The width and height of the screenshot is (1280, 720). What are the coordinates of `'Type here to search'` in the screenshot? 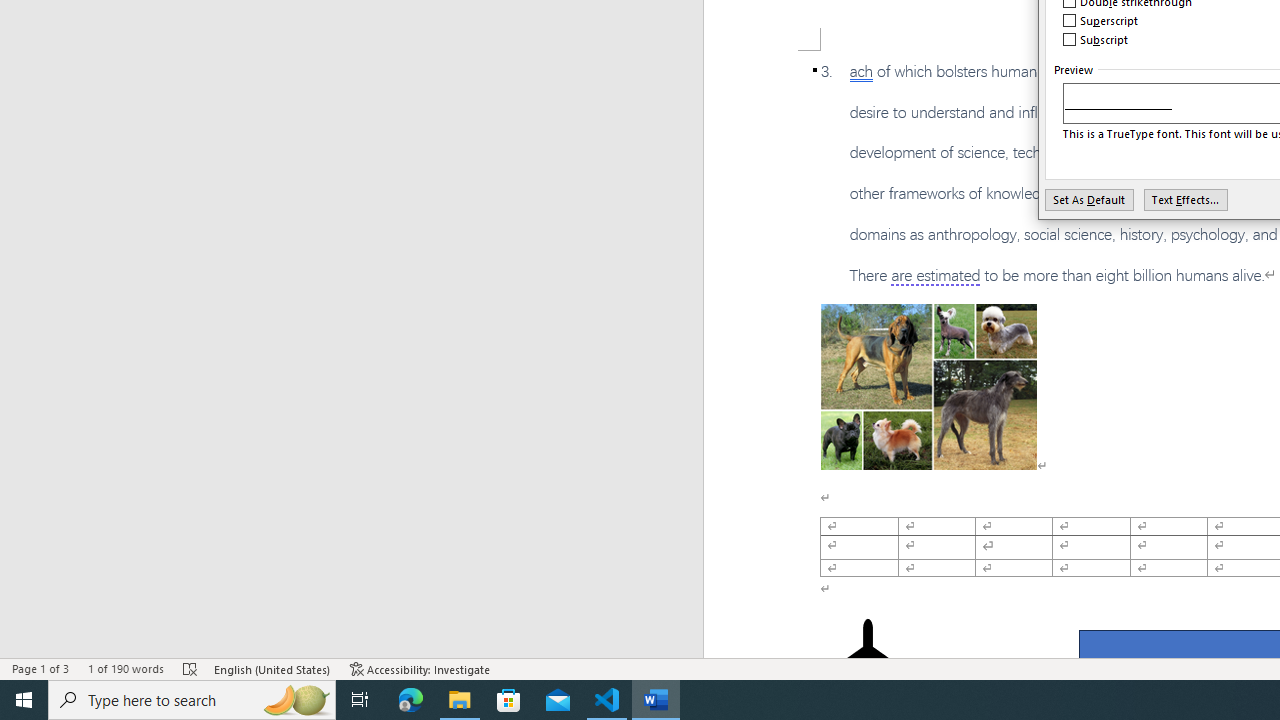 It's located at (192, 698).